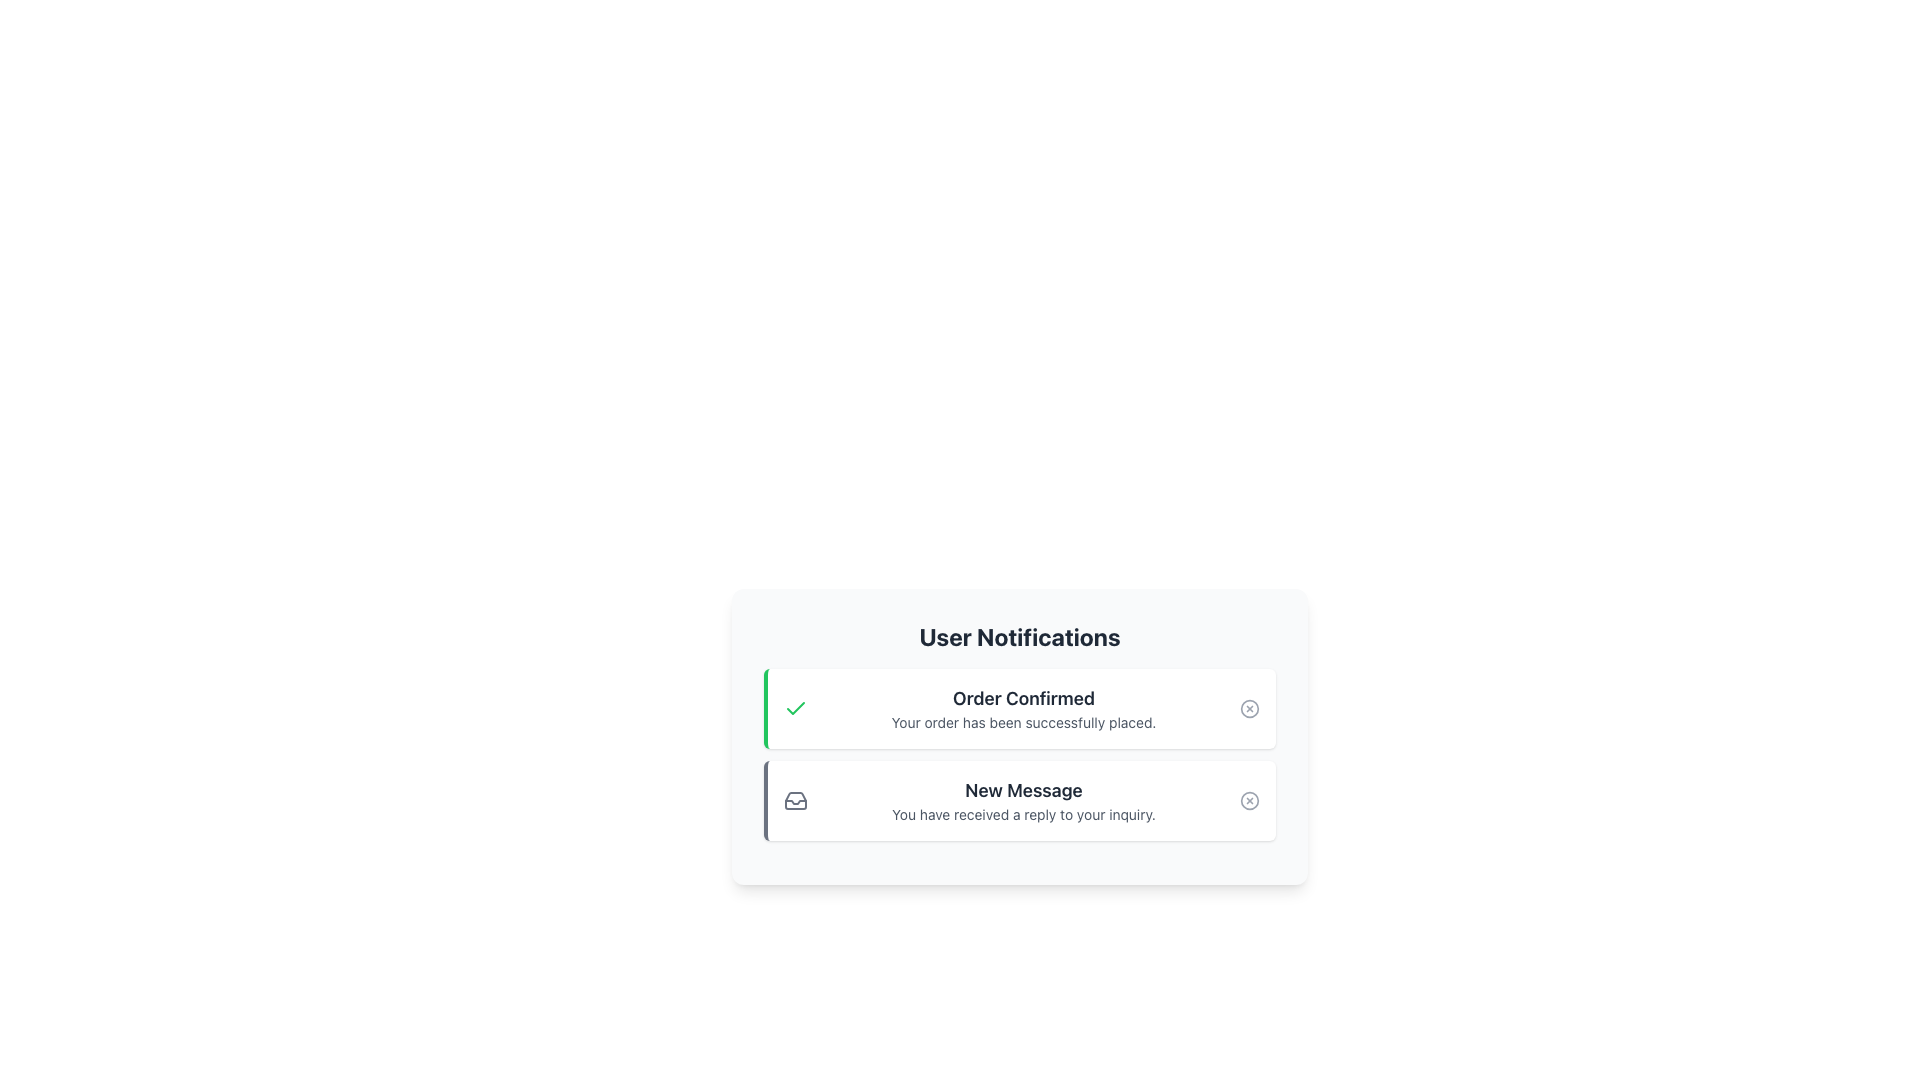 This screenshot has width=1920, height=1080. Describe the element at coordinates (1019, 736) in the screenshot. I see `the Notification Card, which is the first item in the User Notifications panel, styled with soft shadows and rounded corners, containing a bold category text and additional details` at that location.